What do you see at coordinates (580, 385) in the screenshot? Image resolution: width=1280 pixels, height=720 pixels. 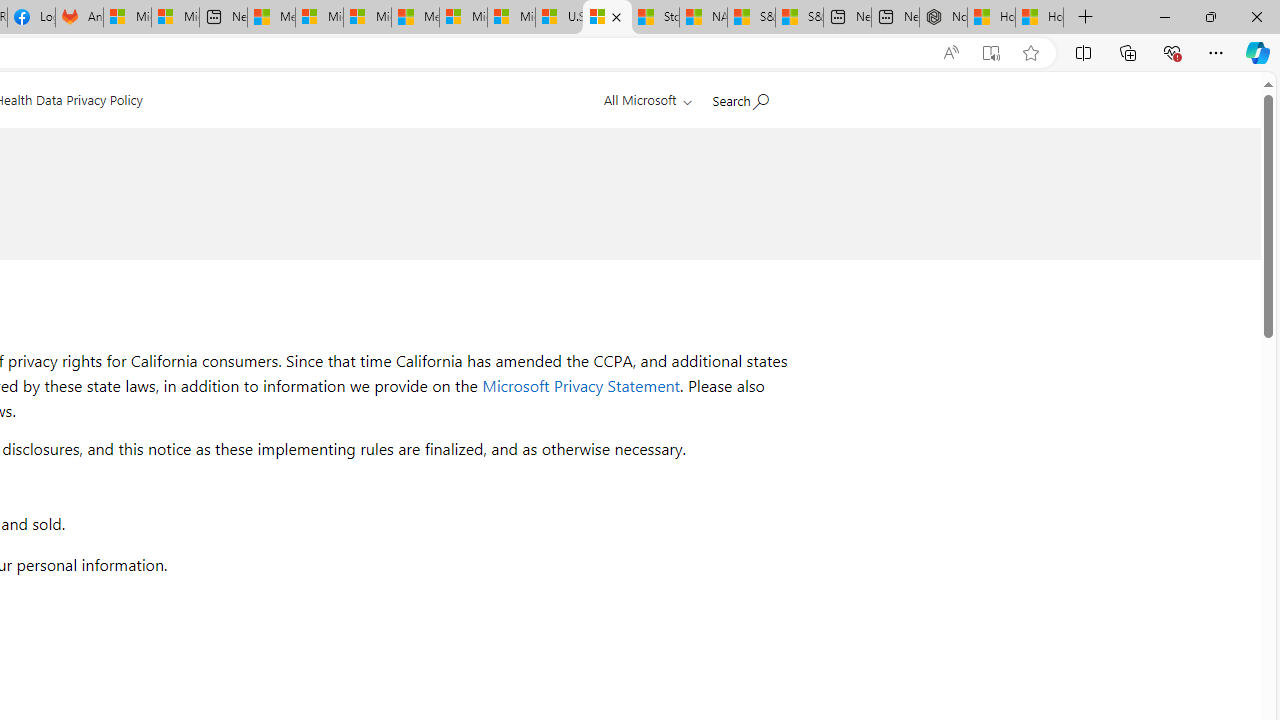 I see `'Microsoft Privacy Statement'` at bounding box center [580, 385].